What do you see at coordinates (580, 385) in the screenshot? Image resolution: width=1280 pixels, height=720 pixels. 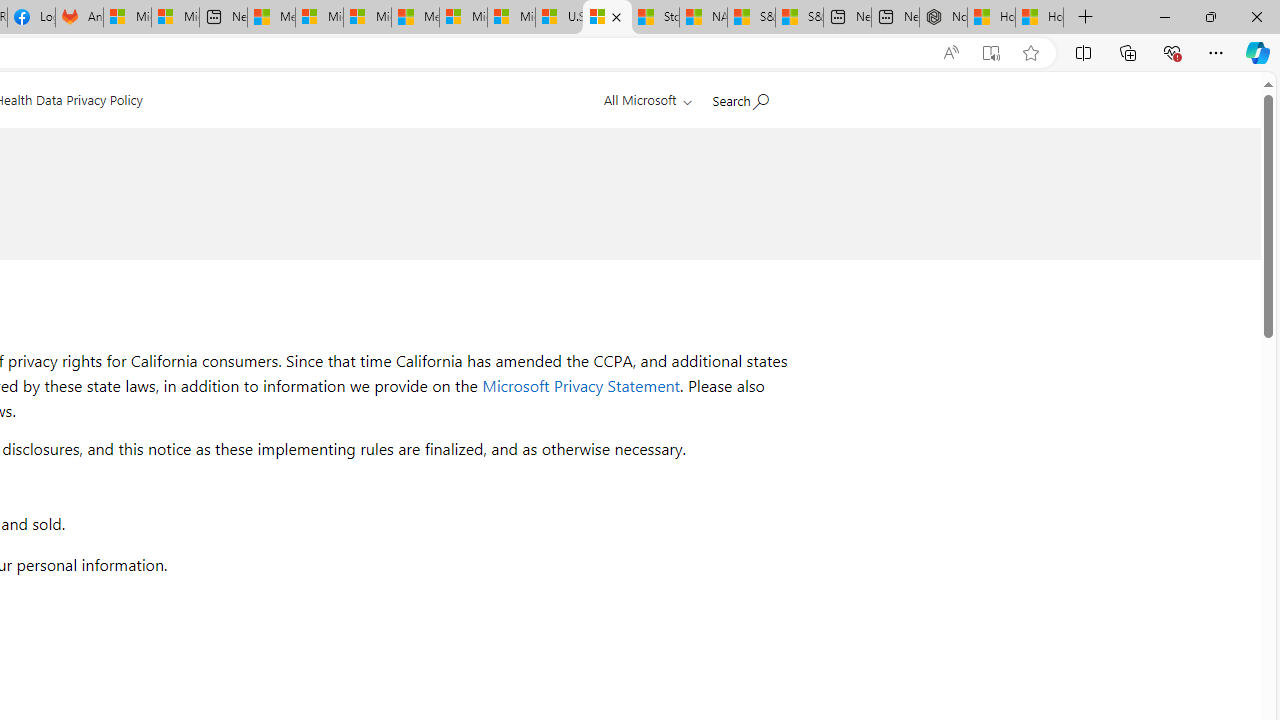 I see `'Microsoft Privacy Statement'` at bounding box center [580, 385].